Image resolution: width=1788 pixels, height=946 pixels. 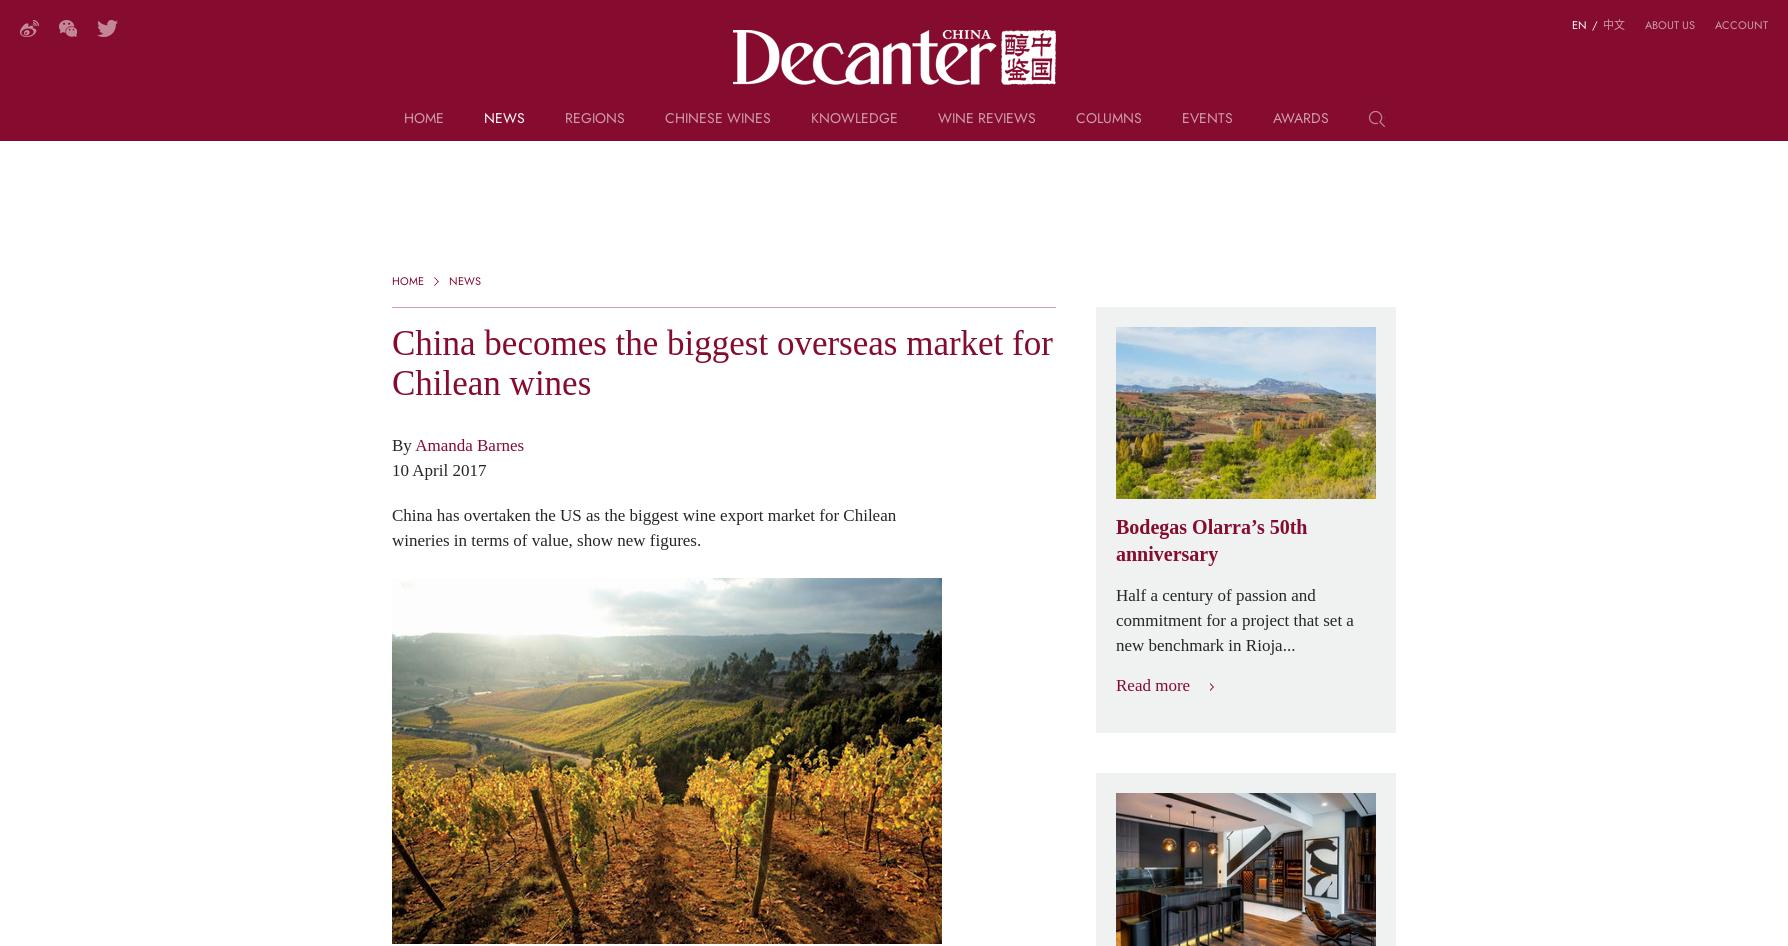 What do you see at coordinates (1108, 116) in the screenshot?
I see `'Columns'` at bounding box center [1108, 116].